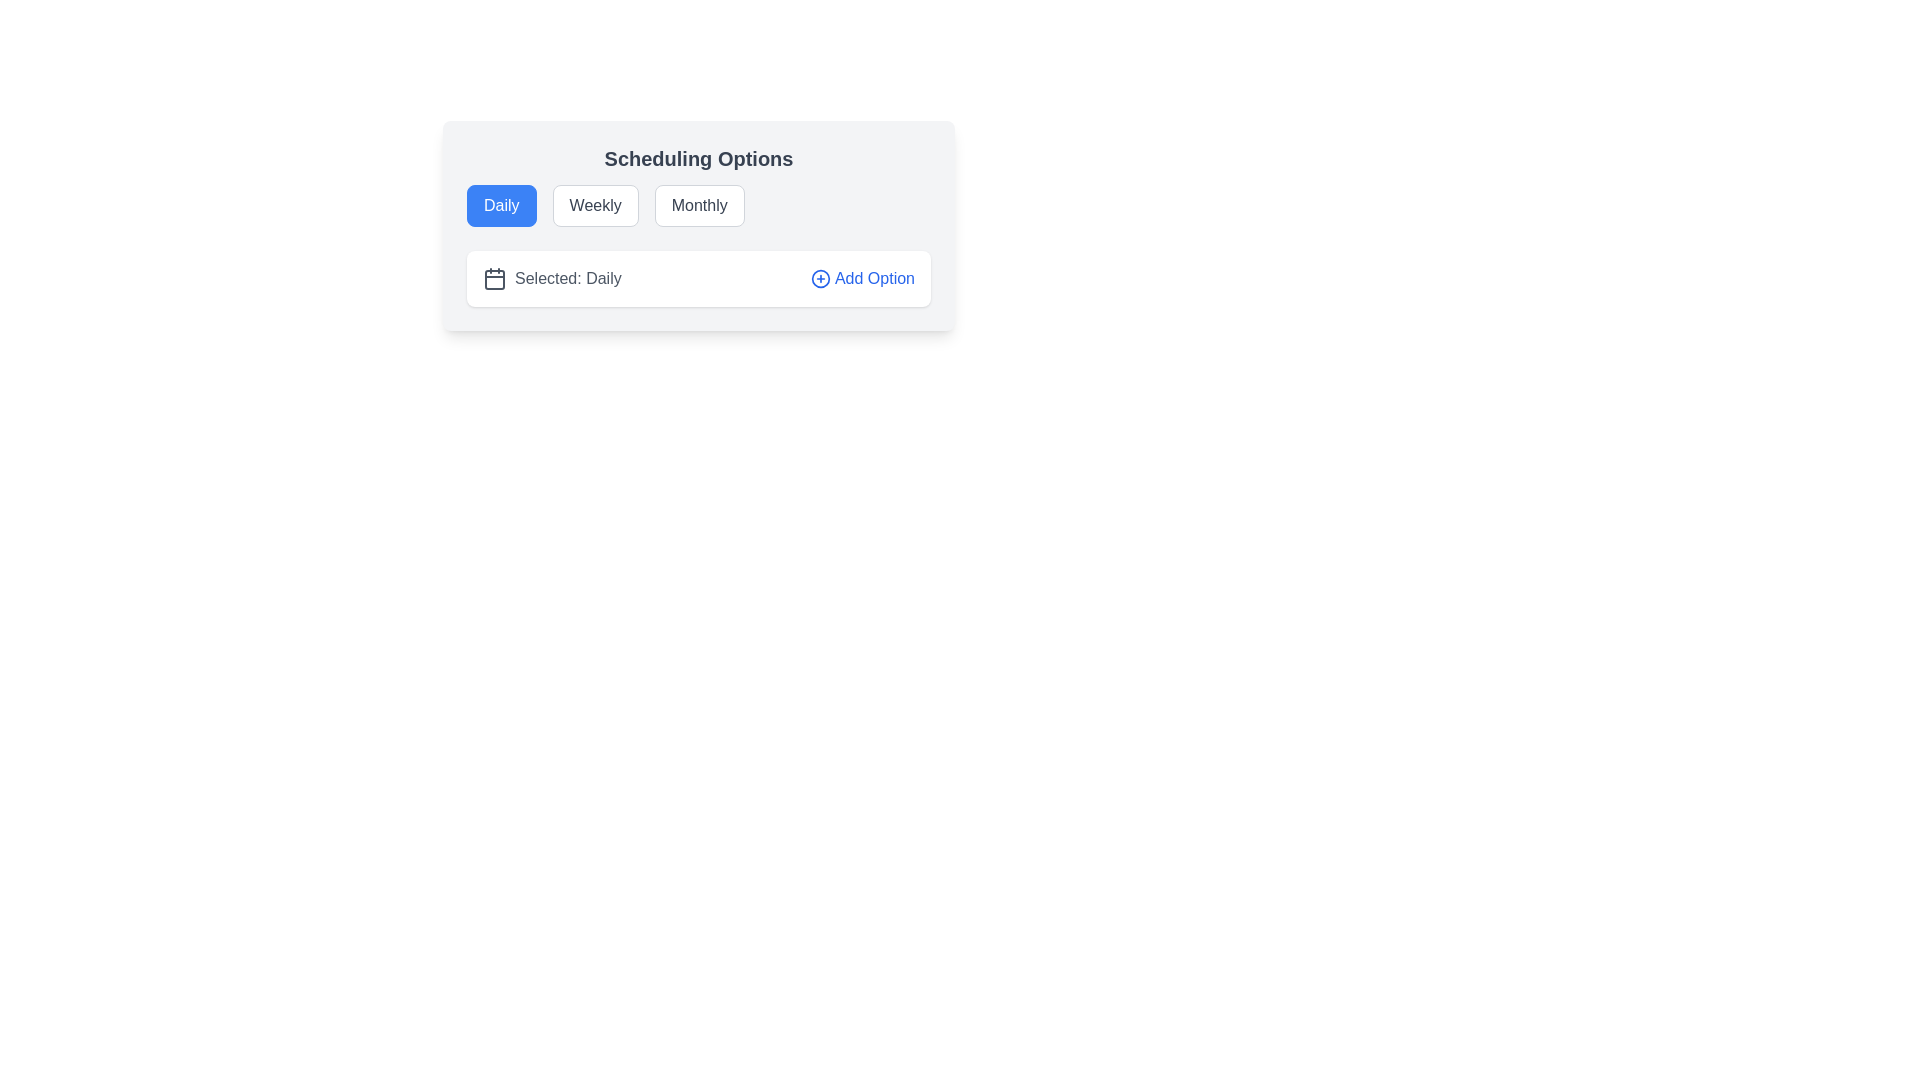 This screenshot has width=1920, height=1080. I want to click on the 'Weekly' button, which is styled as a rounded and bordered rectangle with a white background, gray text, and a gray border, located under the heading 'Scheduling Options', so click(594, 205).